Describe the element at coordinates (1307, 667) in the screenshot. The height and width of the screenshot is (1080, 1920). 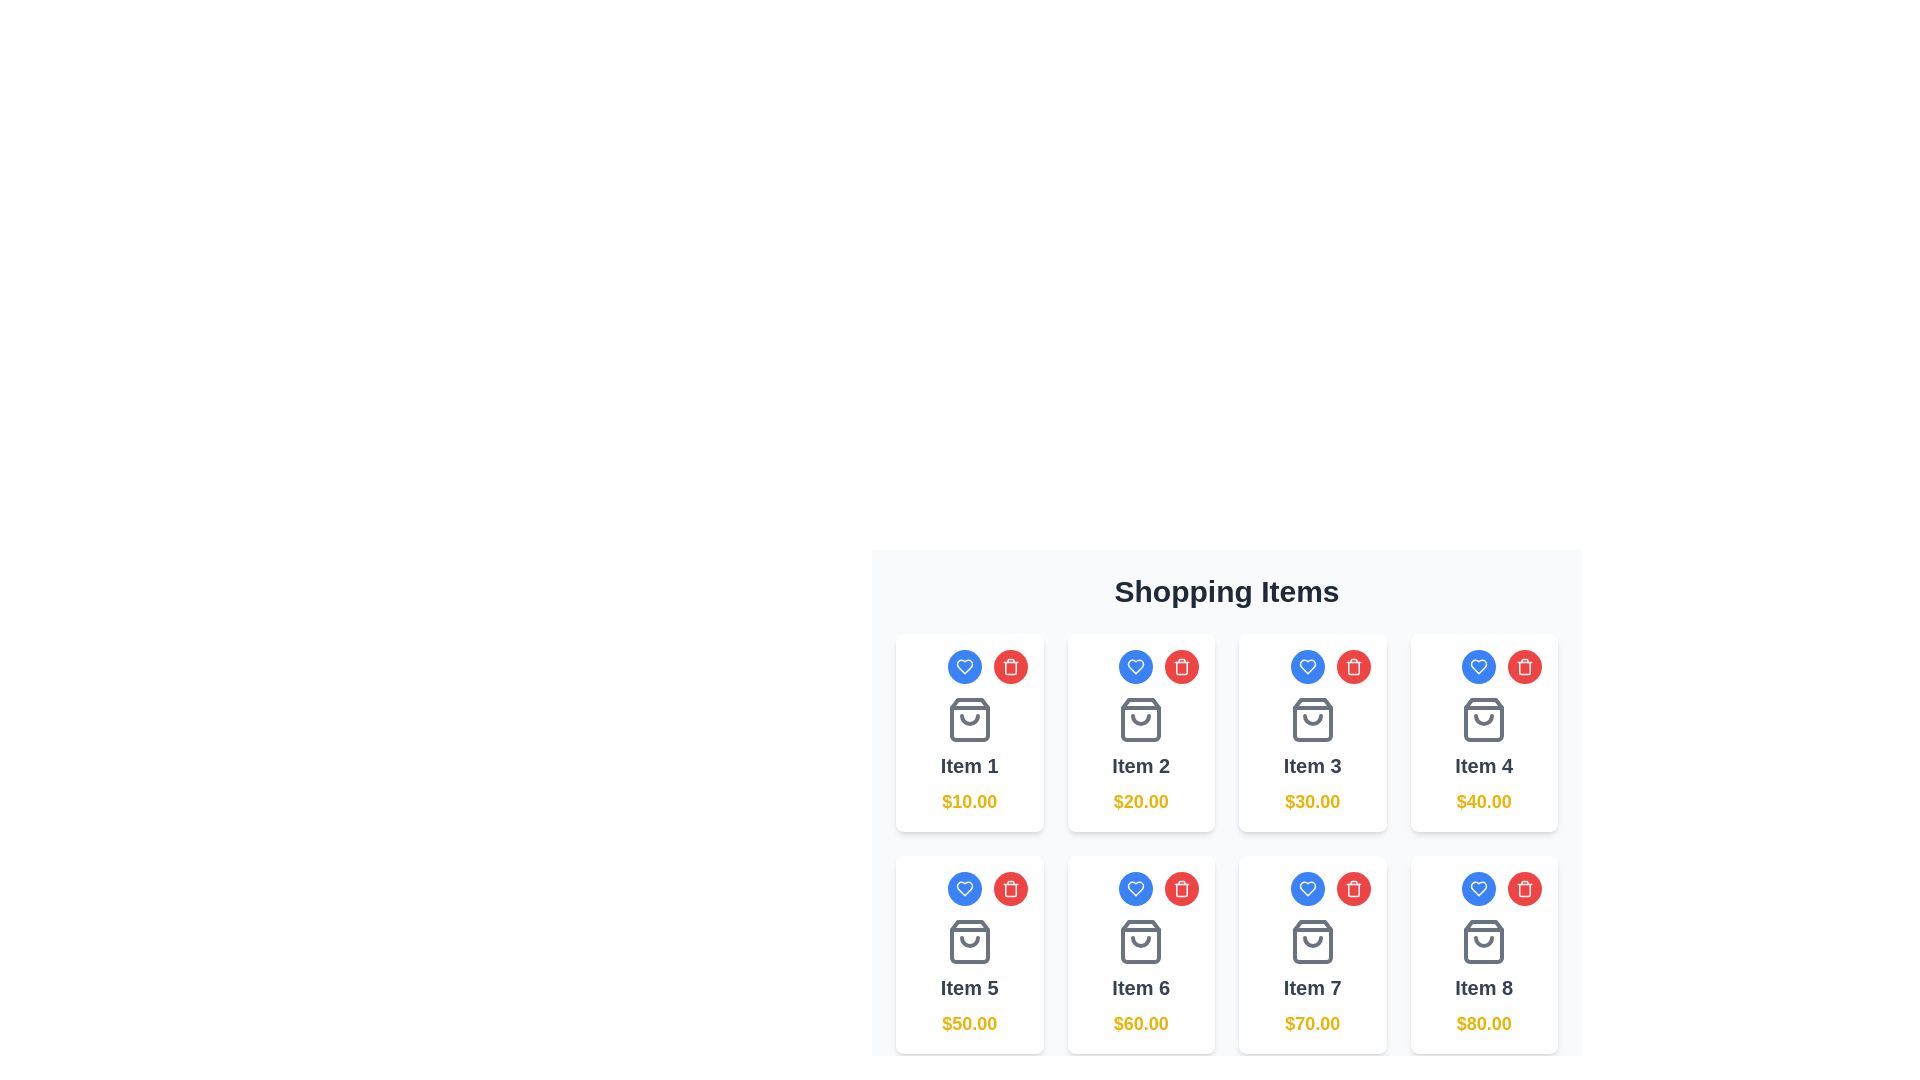
I see `the heart icon at the top left corner of the 'Item 3' card to mark the item as a favorite` at that location.